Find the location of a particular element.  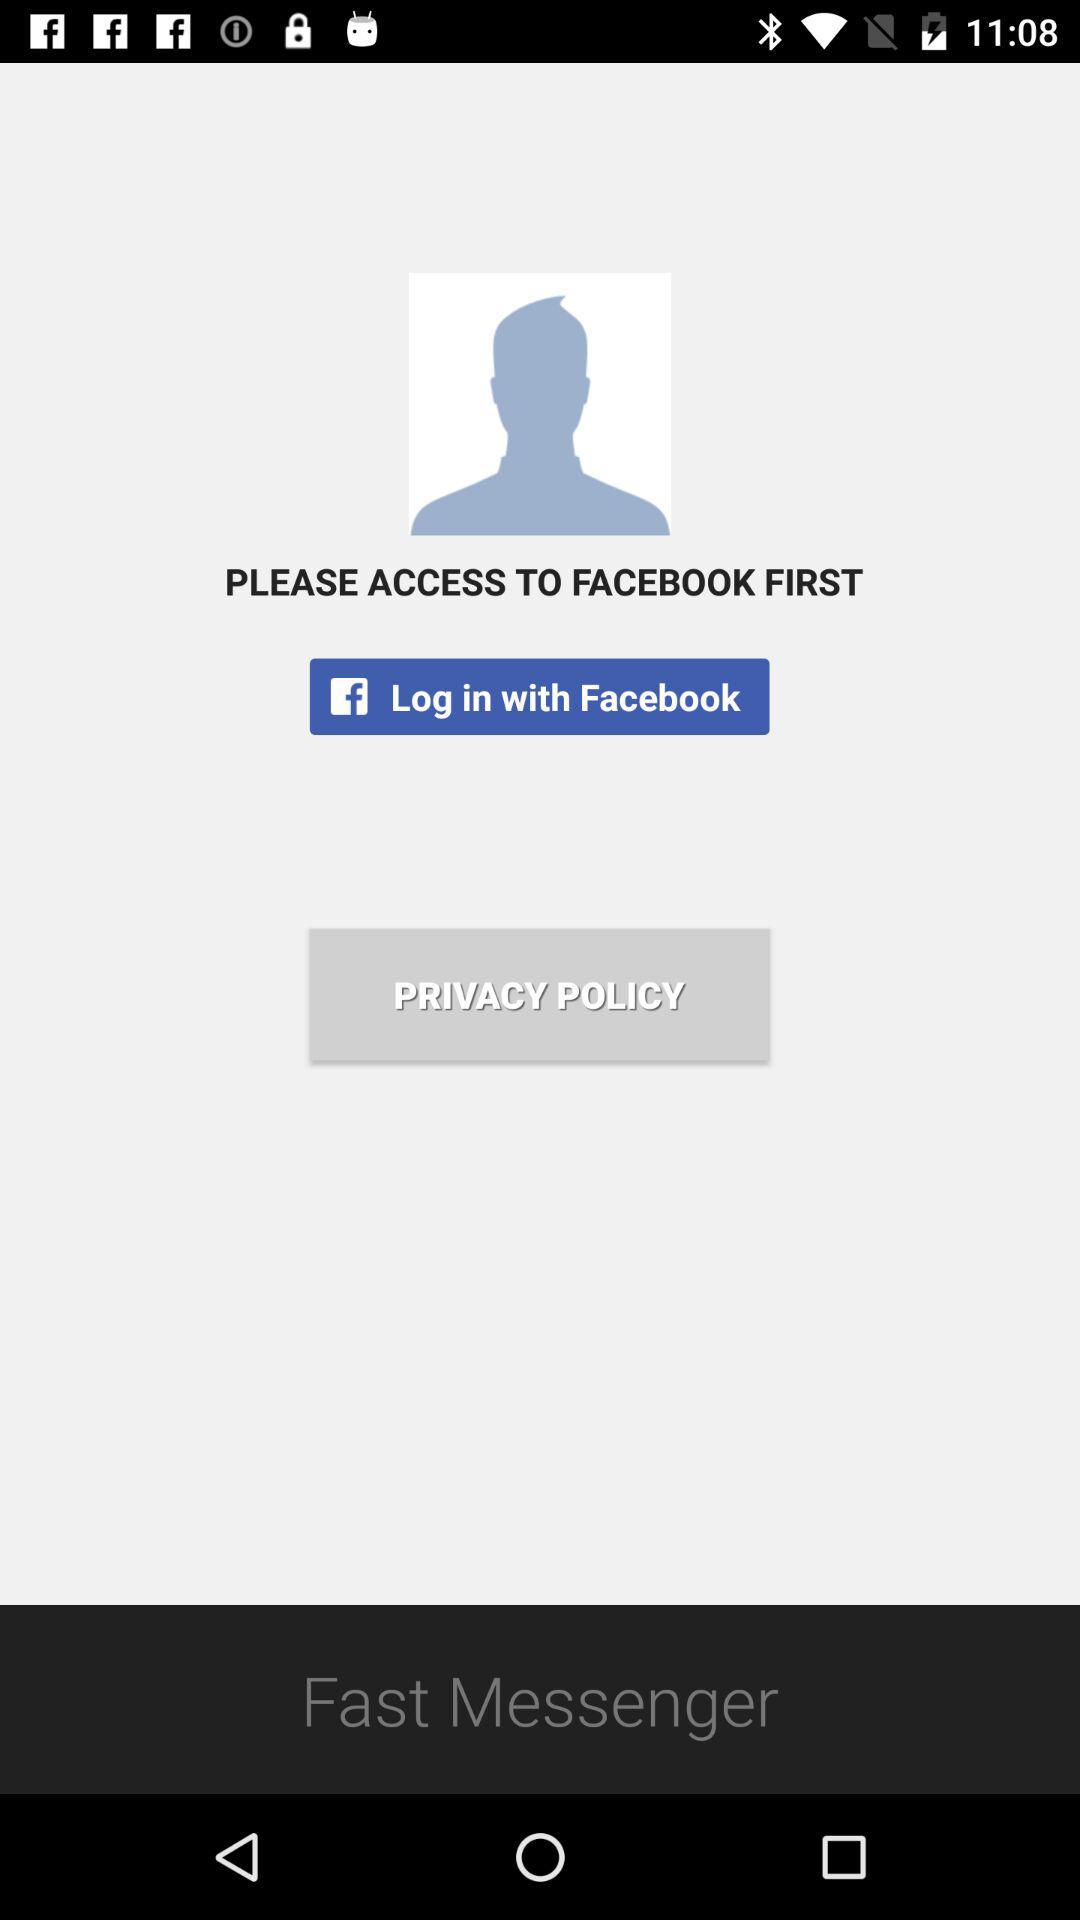

the privacy policy item is located at coordinates (538, 994).